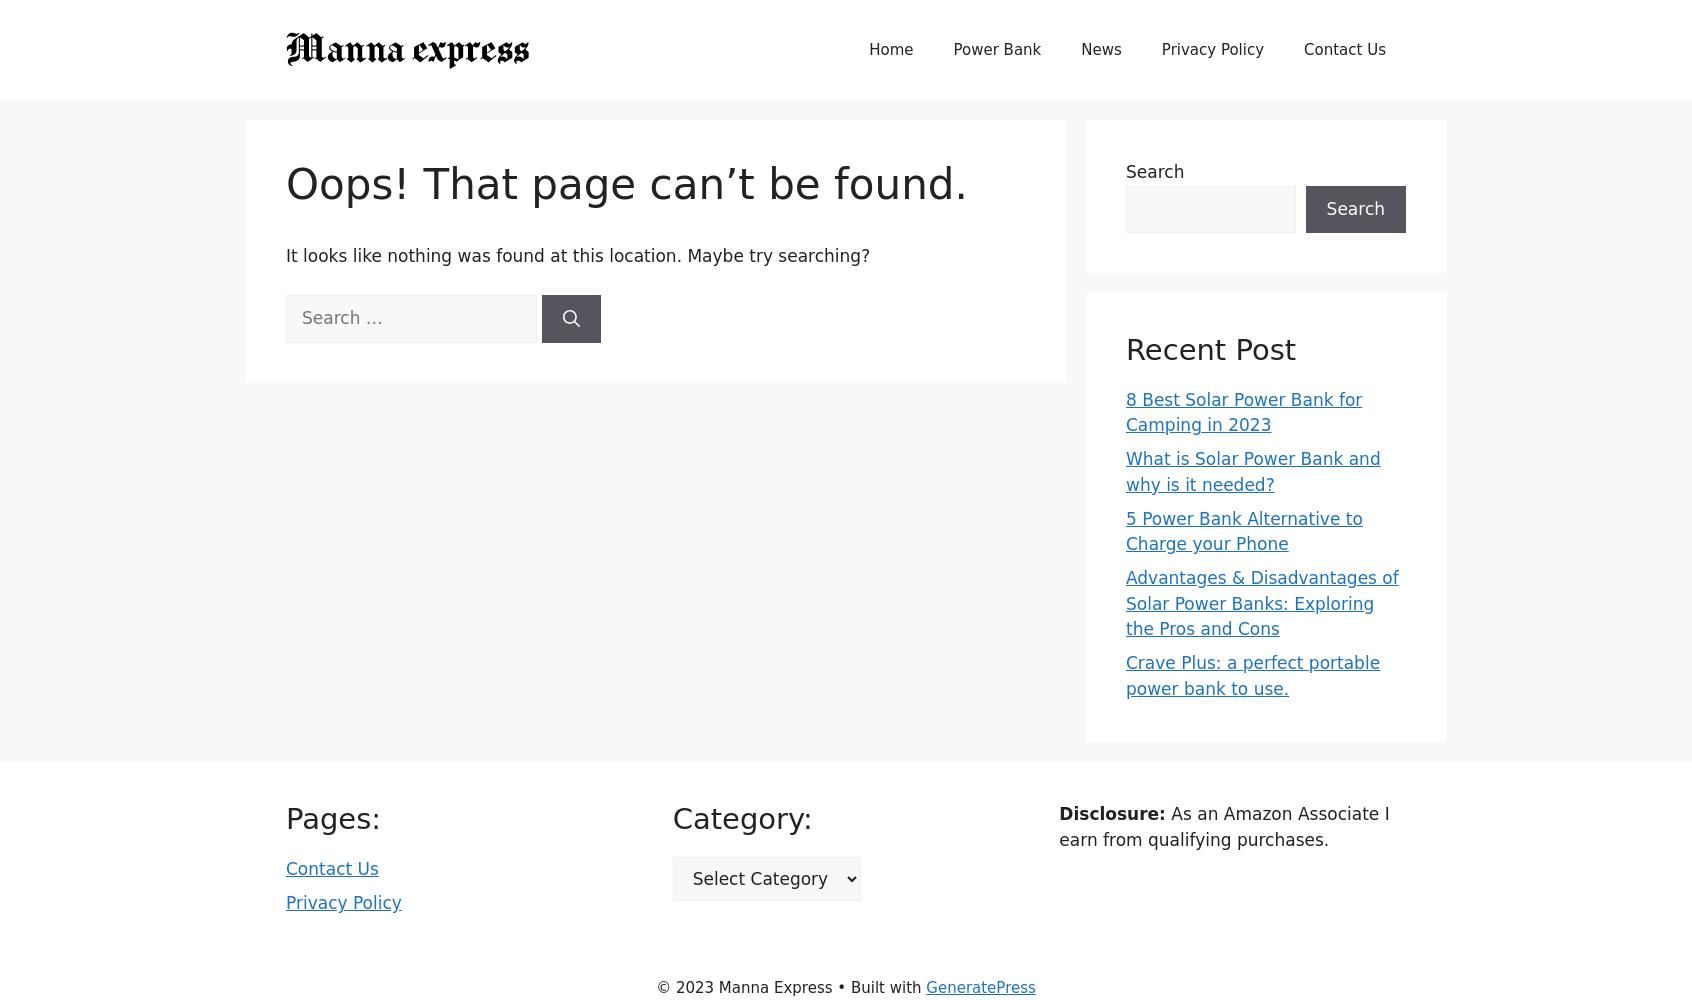 The image size is (1692, 1000). I want to click on 'GeneratePress', so click(926, 986).